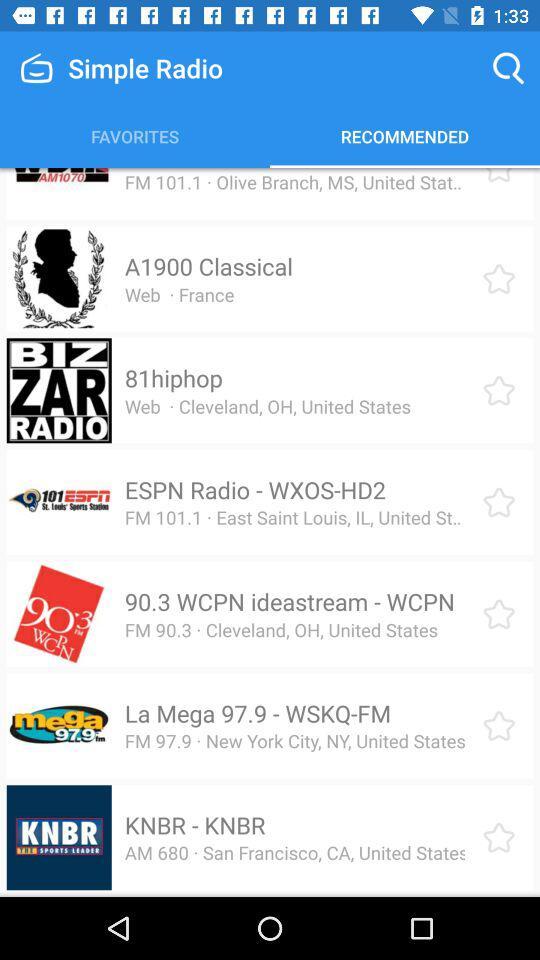 The height and width of the screenshot is (960, 540). What do you see at coordinates (179, 293) in the screenshot?
I see `item below the a1900 classical icon` at bounding box center [179, 293].